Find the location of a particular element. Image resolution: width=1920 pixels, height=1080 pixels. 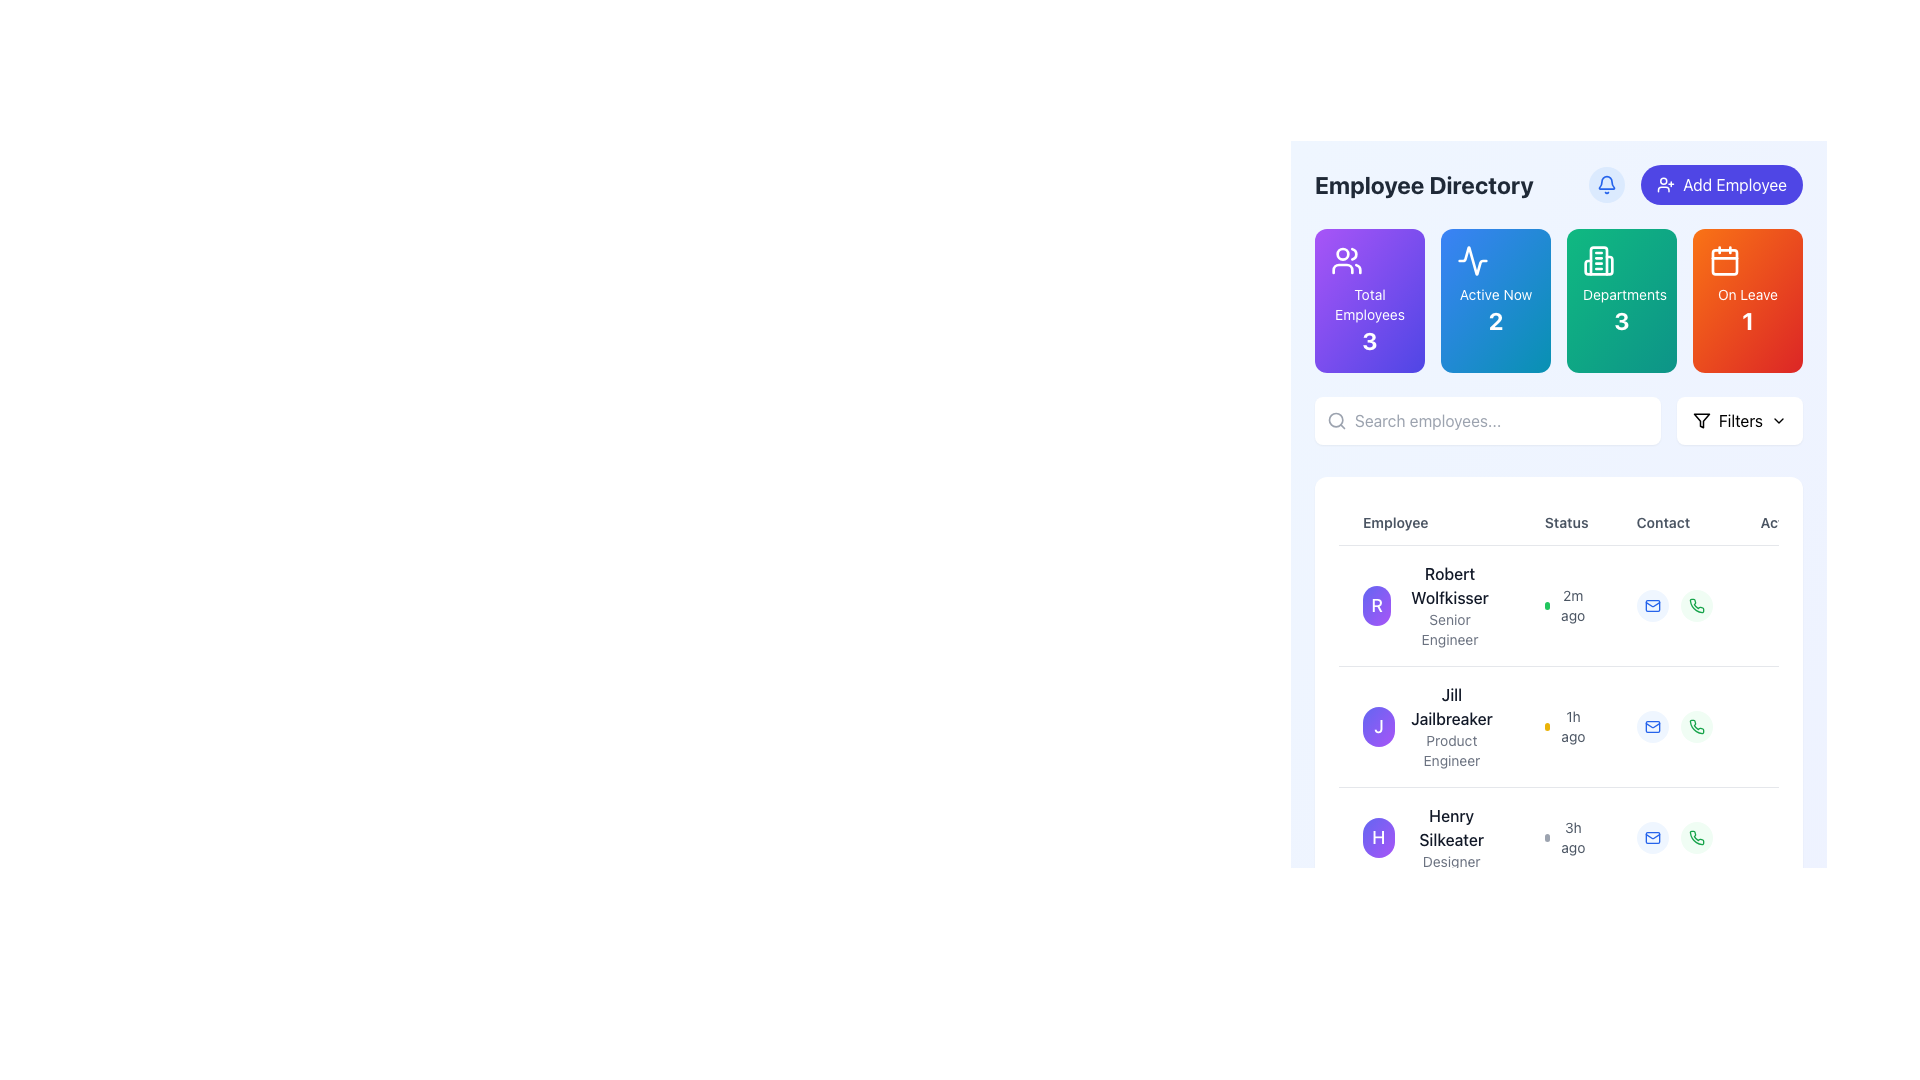

the text label displaying 'Product Engineer' located under the name 'Jill Jailbreaker' in the employee directory is located at coordinates (1451, 751).